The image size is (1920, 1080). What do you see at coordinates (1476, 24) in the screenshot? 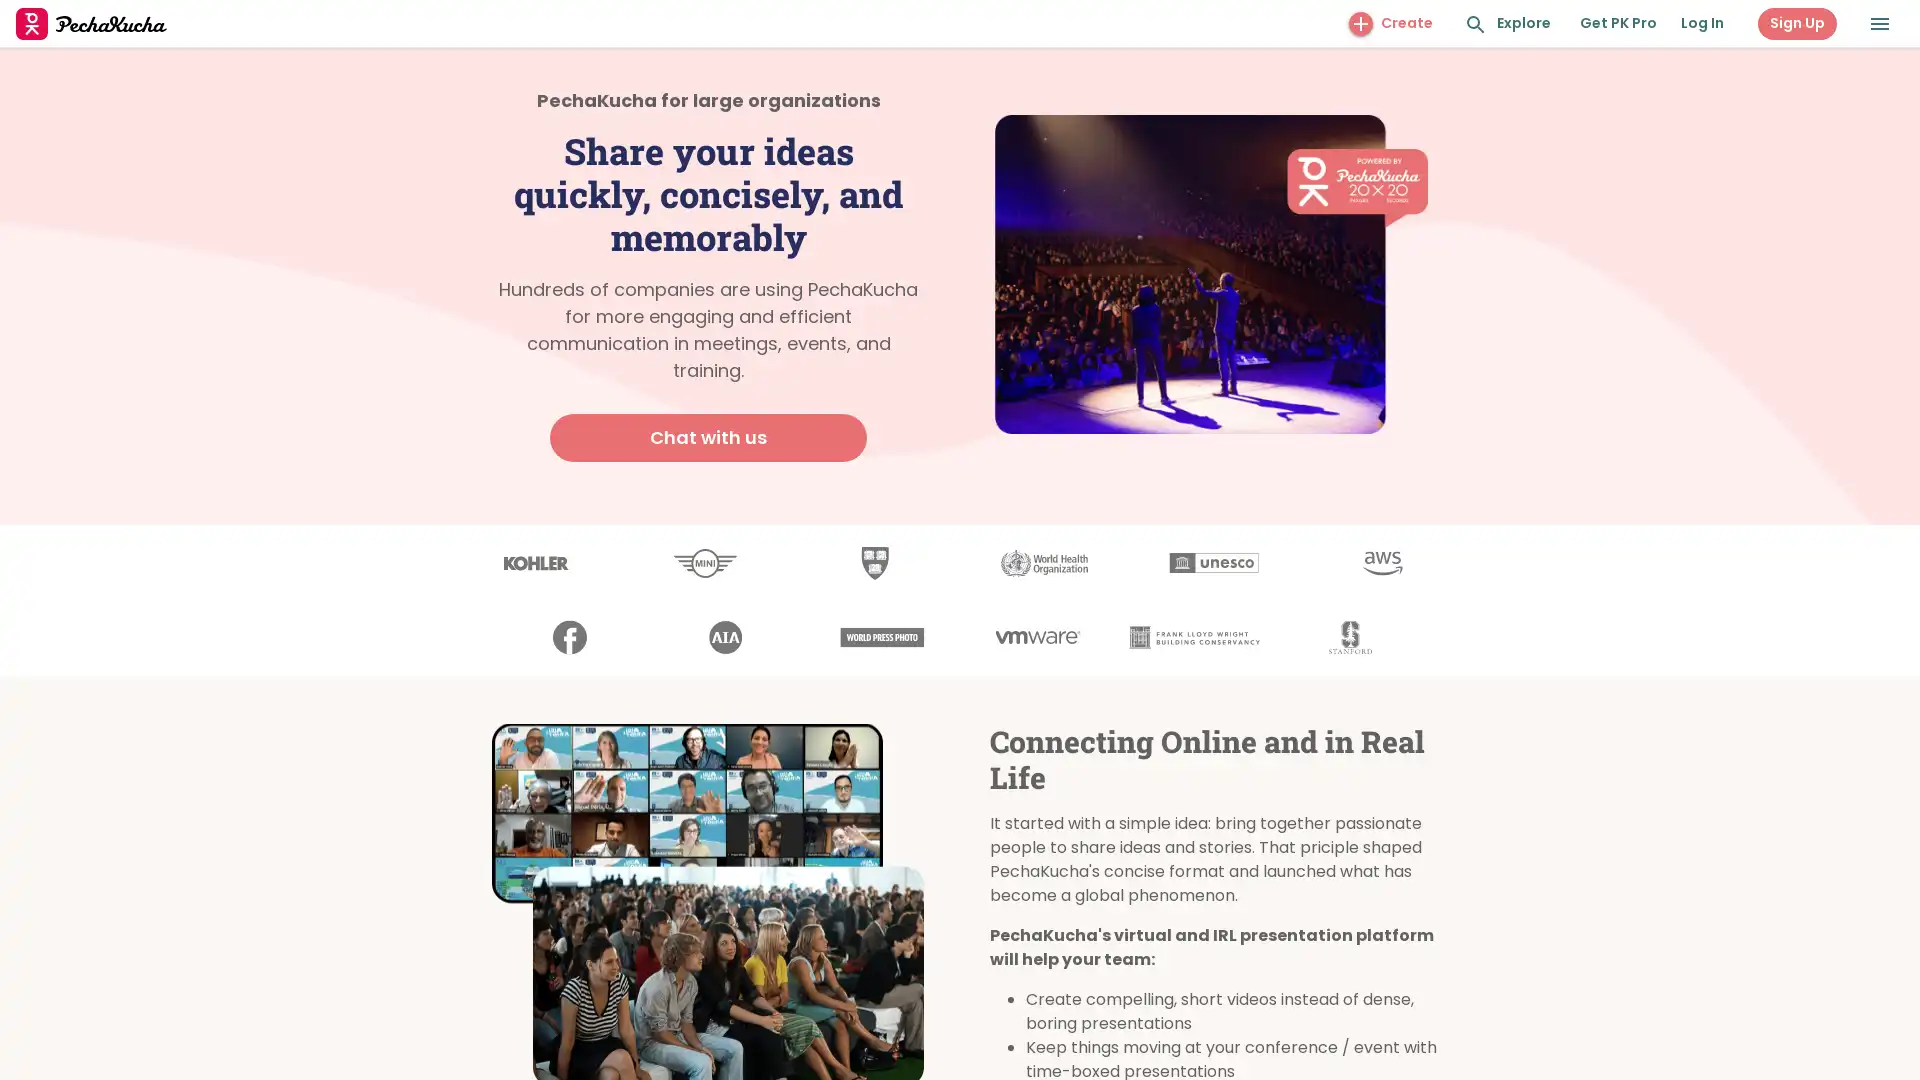
I see `Search and Explore` at bounding box center [1476, 24].